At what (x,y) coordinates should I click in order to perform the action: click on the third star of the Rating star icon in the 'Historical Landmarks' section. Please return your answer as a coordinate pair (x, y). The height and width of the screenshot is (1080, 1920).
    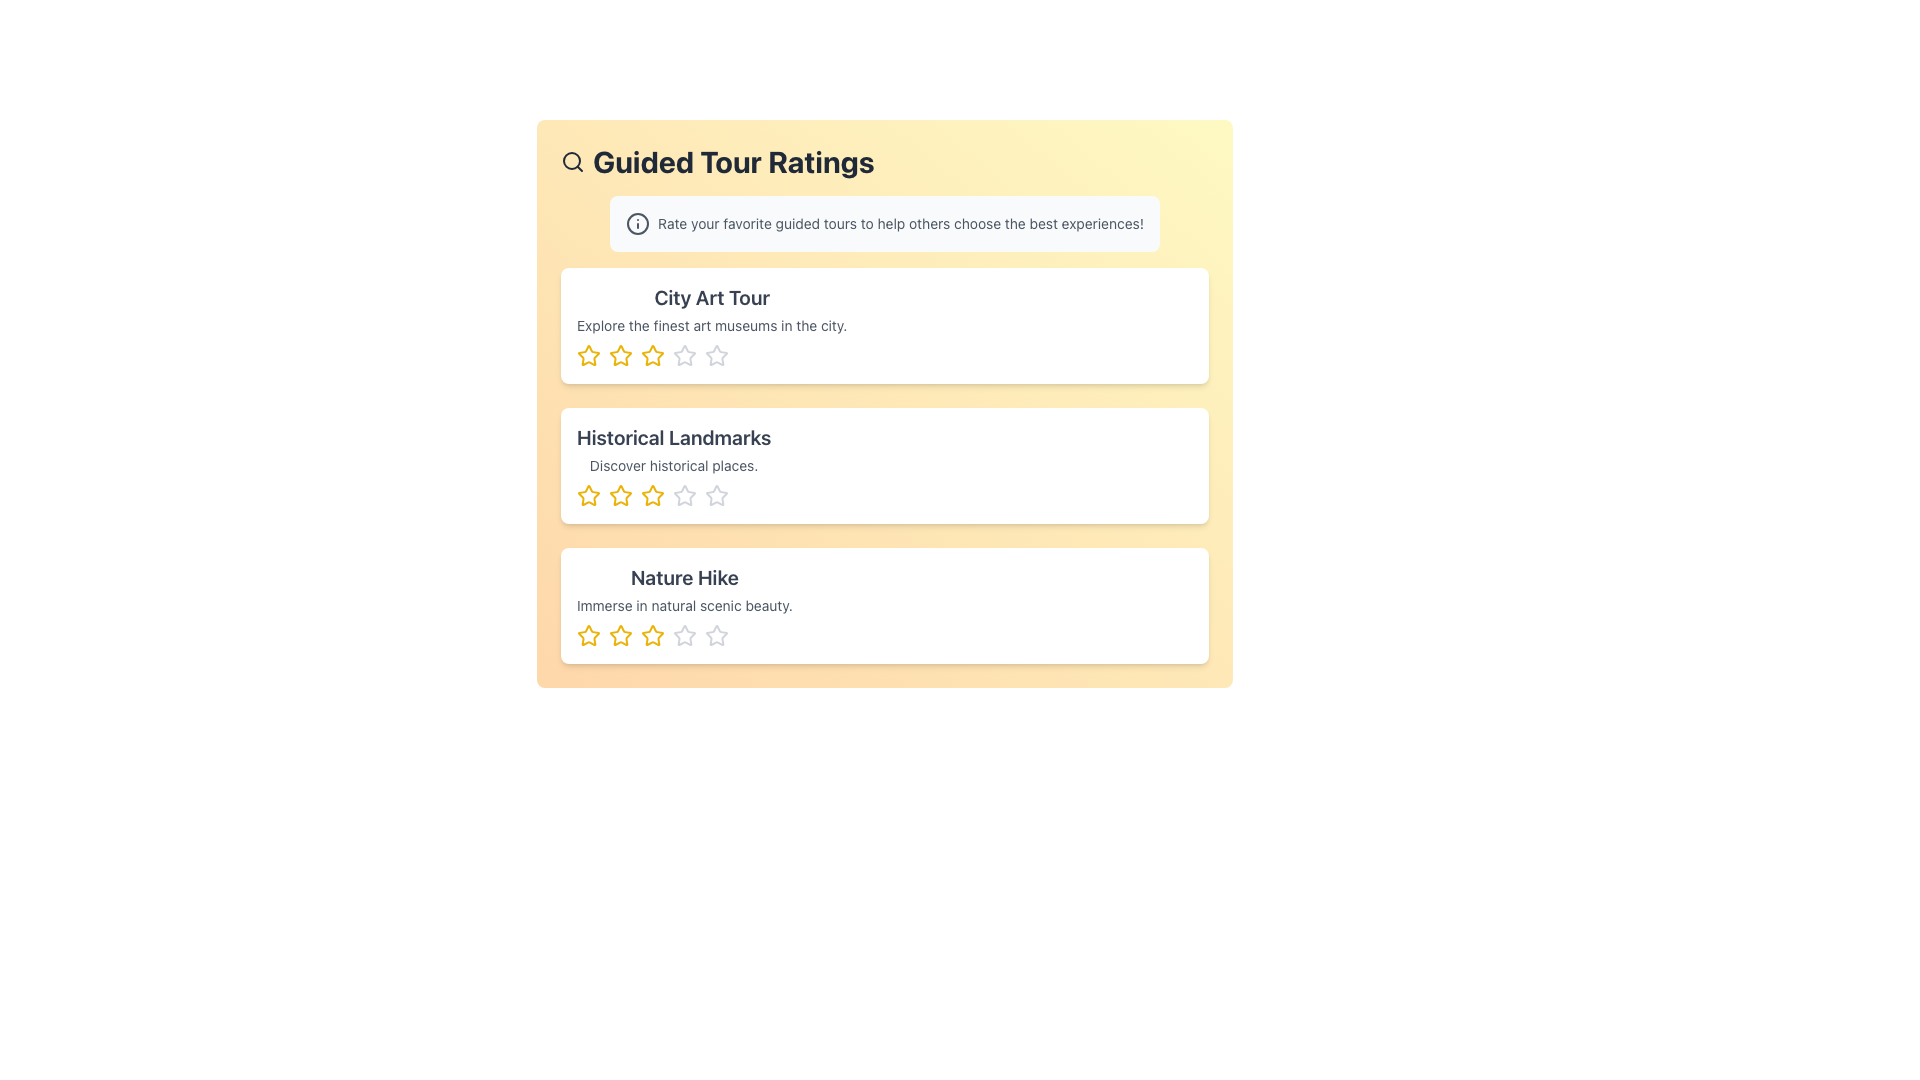
    Looking at the image, I should click on (674, 495).